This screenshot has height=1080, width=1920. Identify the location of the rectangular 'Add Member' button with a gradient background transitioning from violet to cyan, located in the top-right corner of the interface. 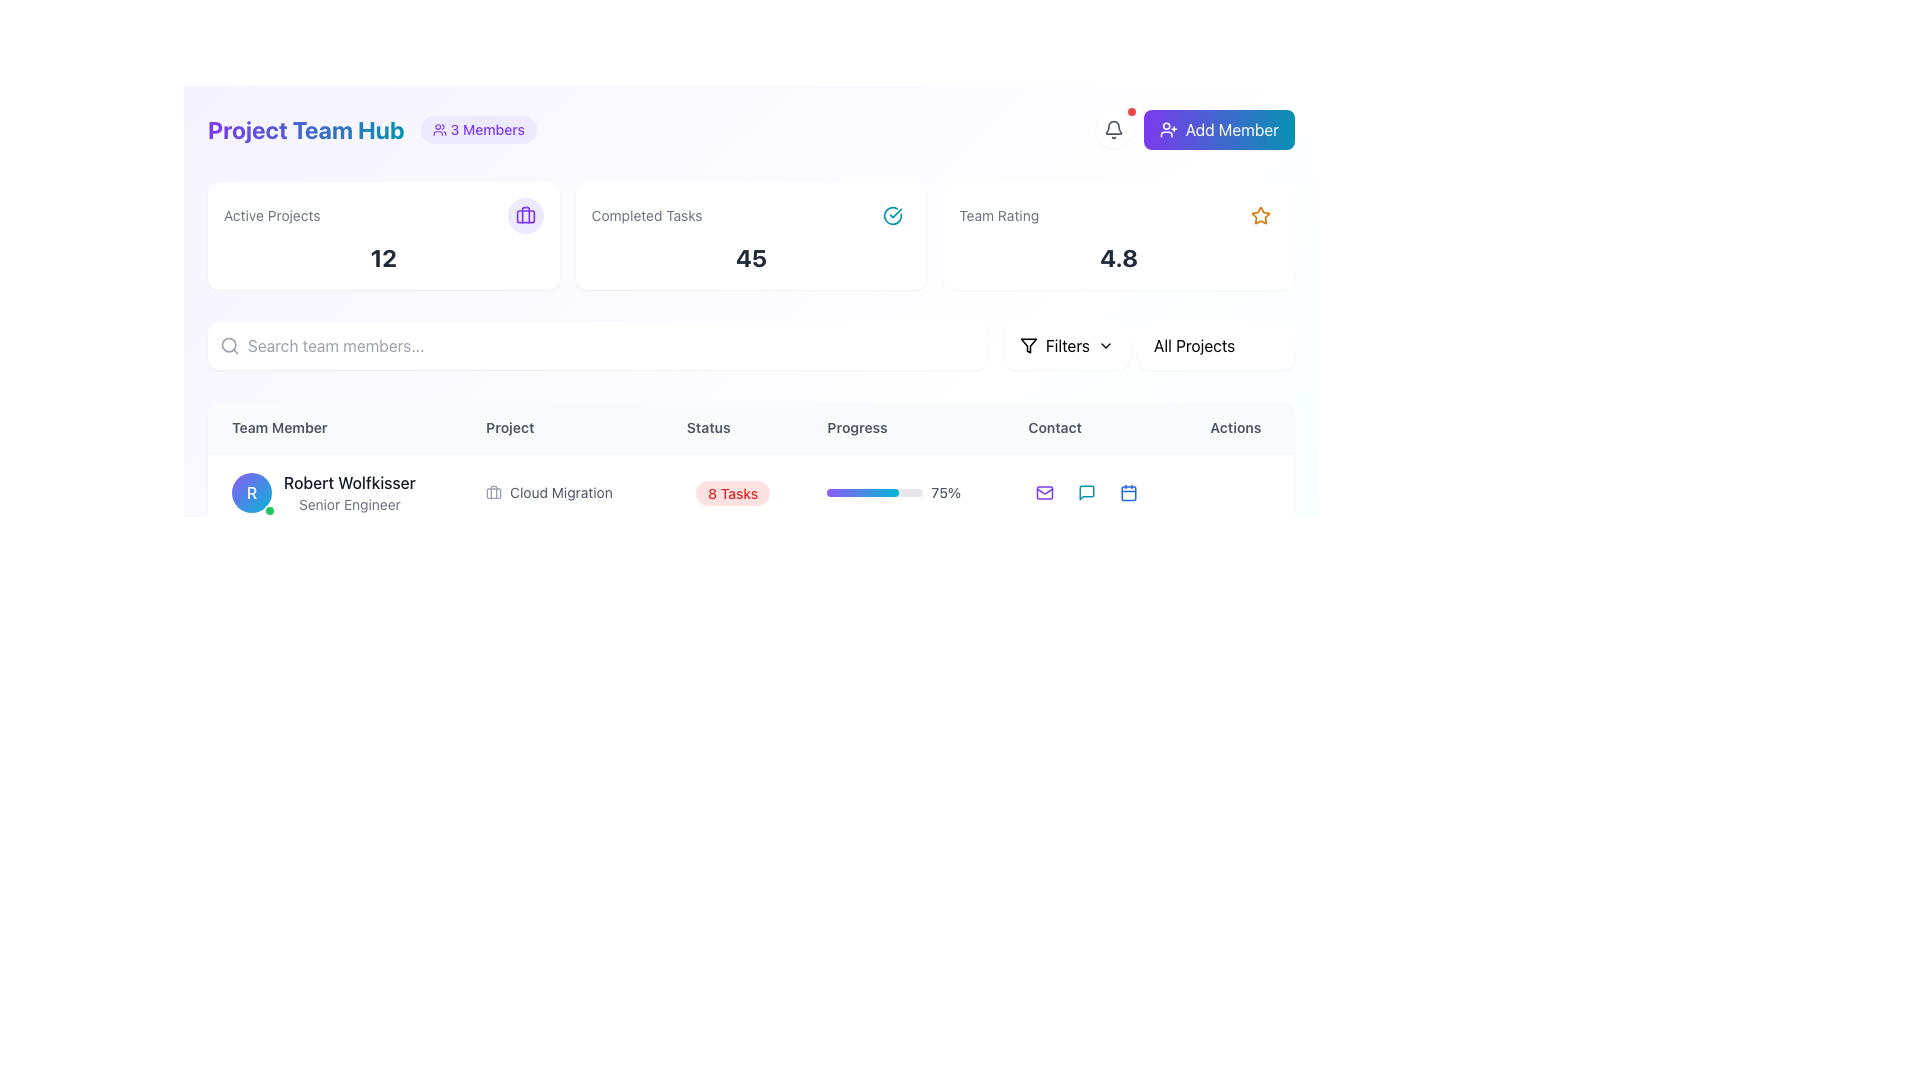
(1218, 130).